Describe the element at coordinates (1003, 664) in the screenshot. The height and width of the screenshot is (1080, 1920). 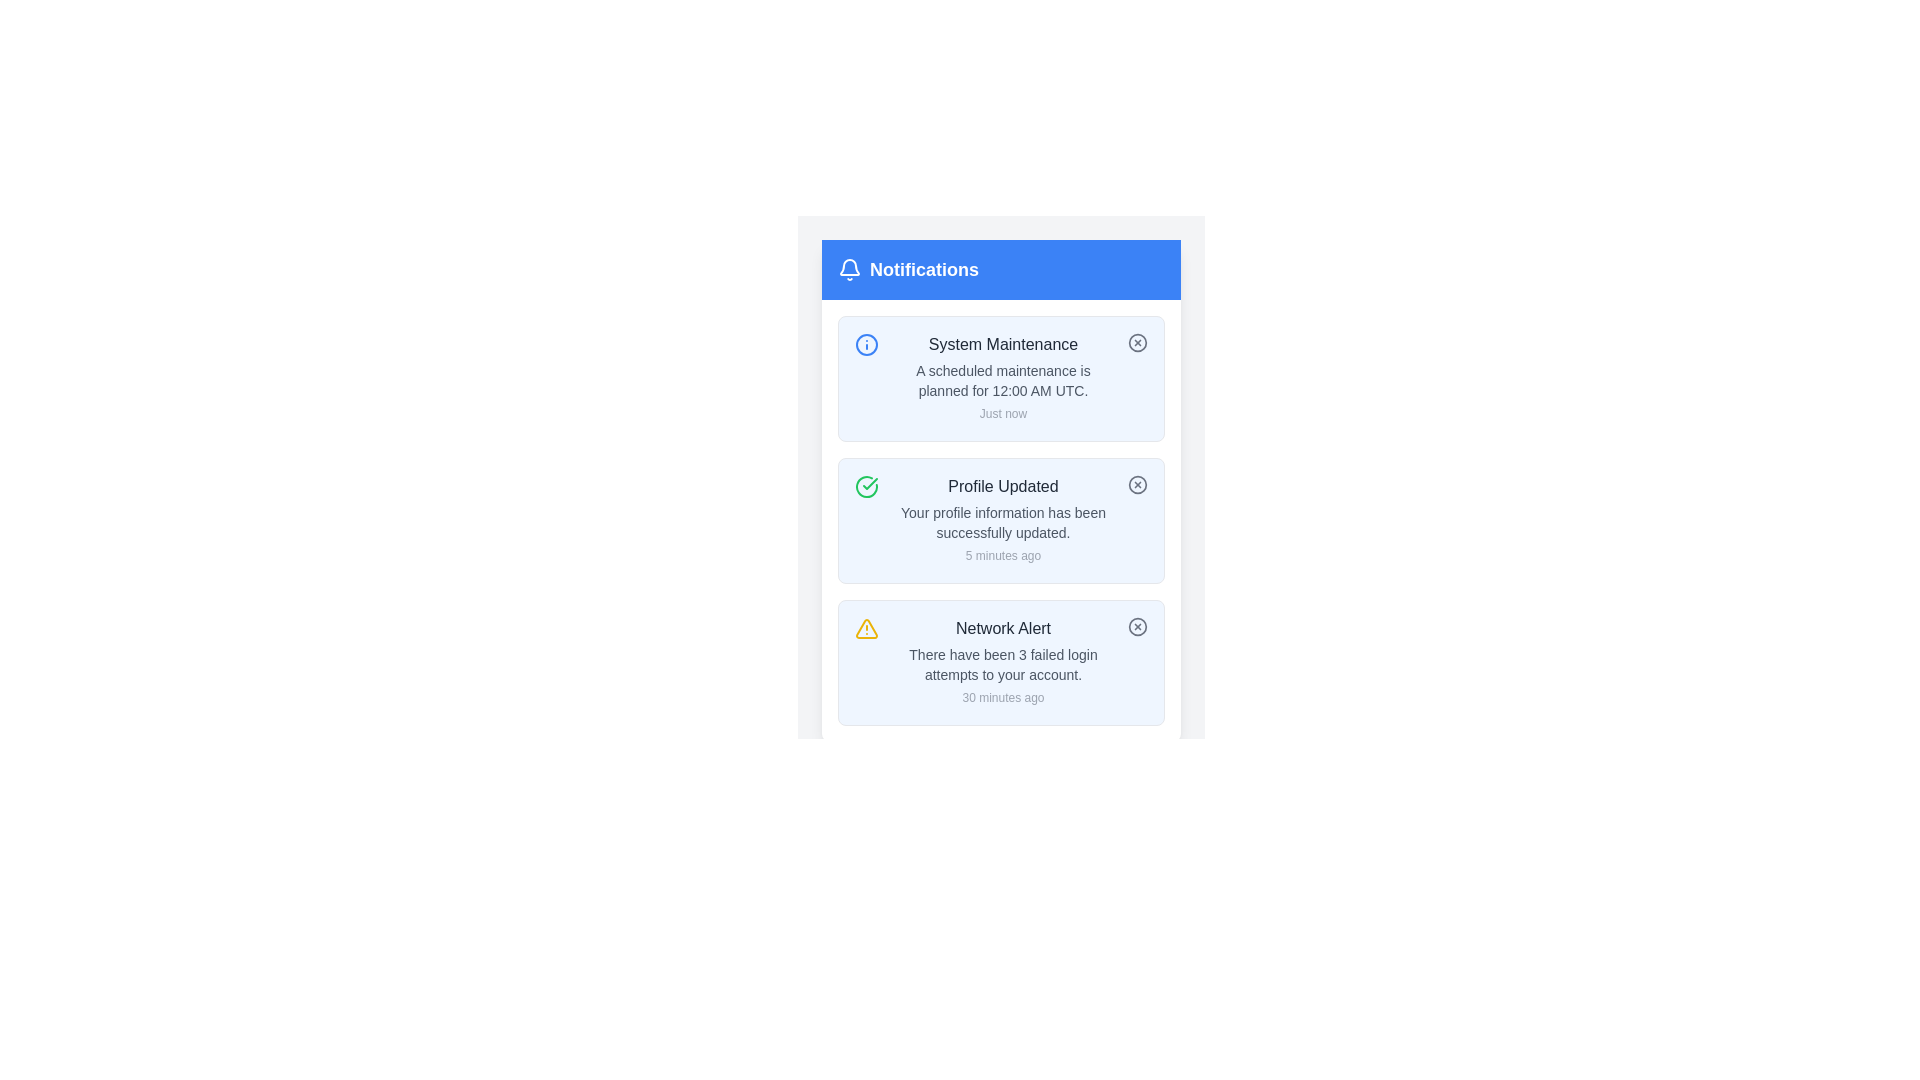
I see `the alert message notifying users of failed login attempts, located within the 'Network Alert' notification card, positioned below the title 'Network Alert'` at that location.